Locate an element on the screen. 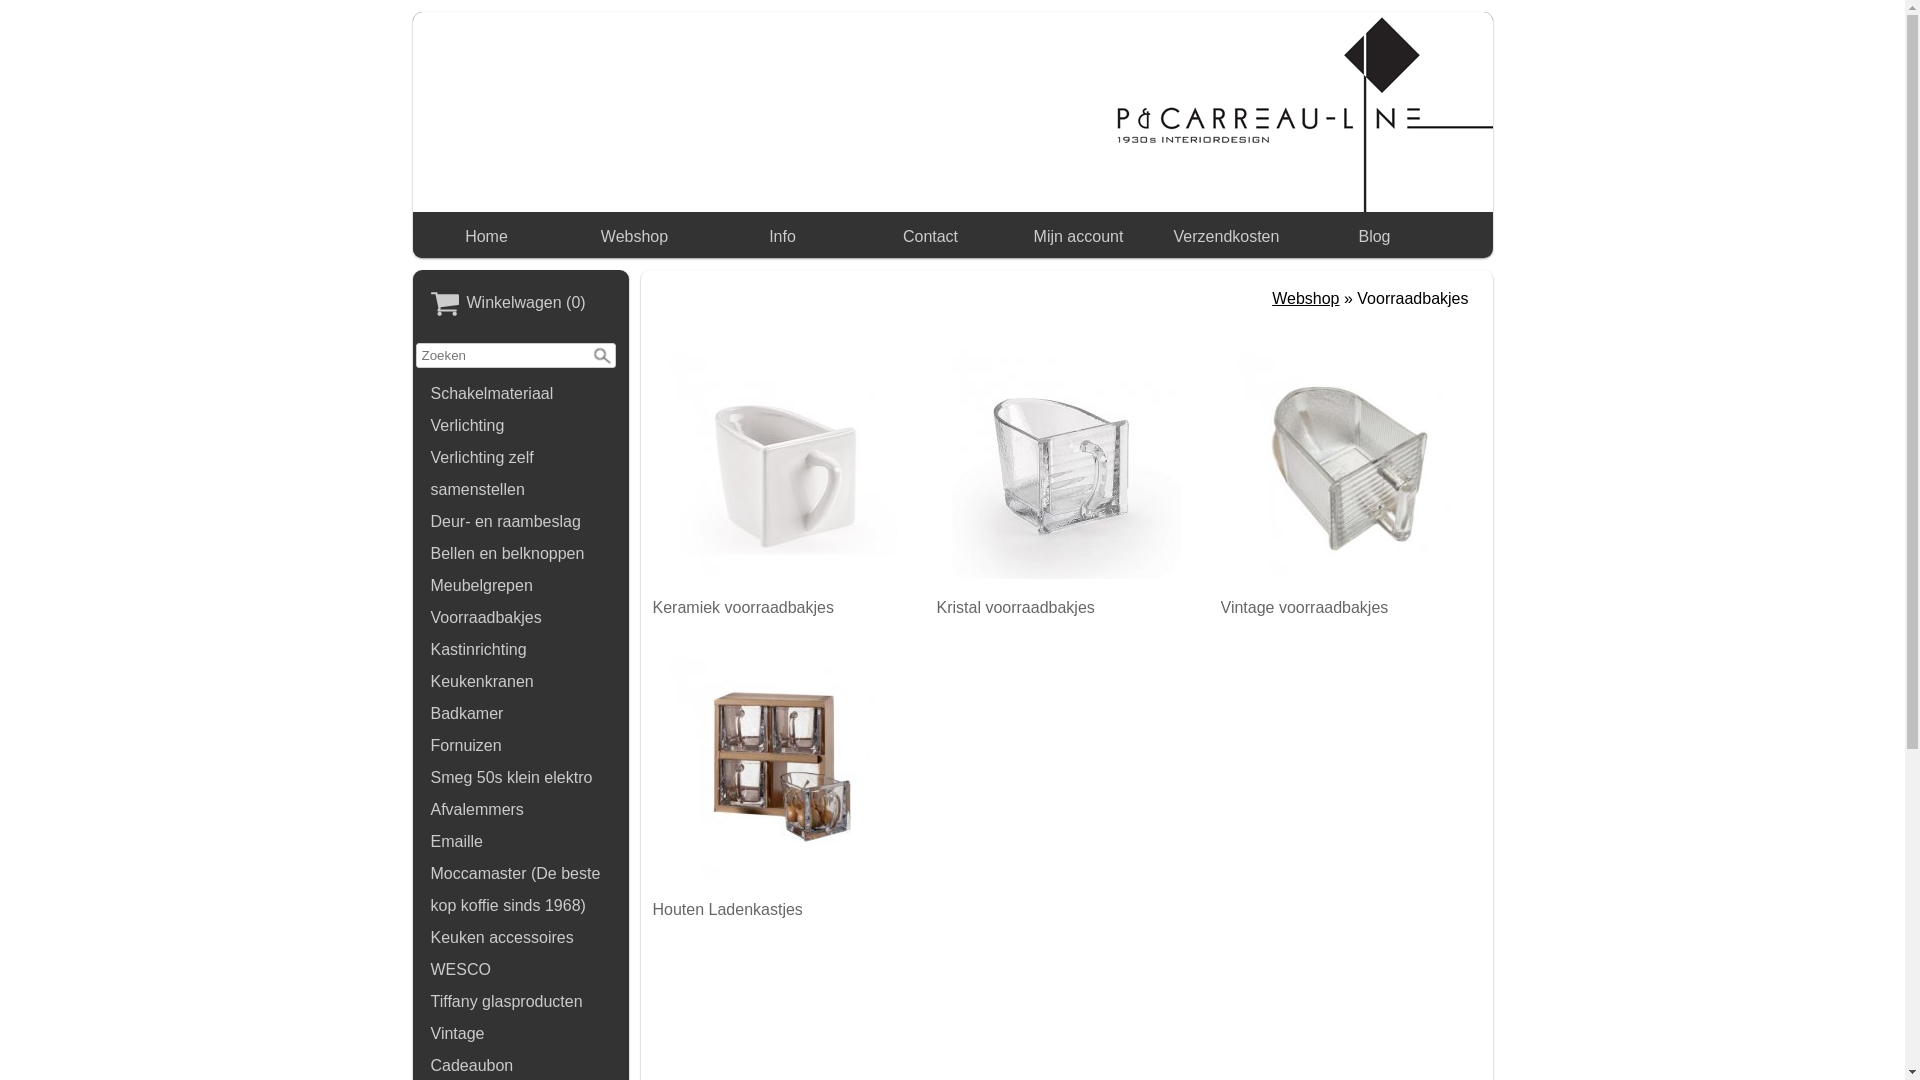 The image size is (1920, 1080). 'Home' is located at coordinates (486, 235).